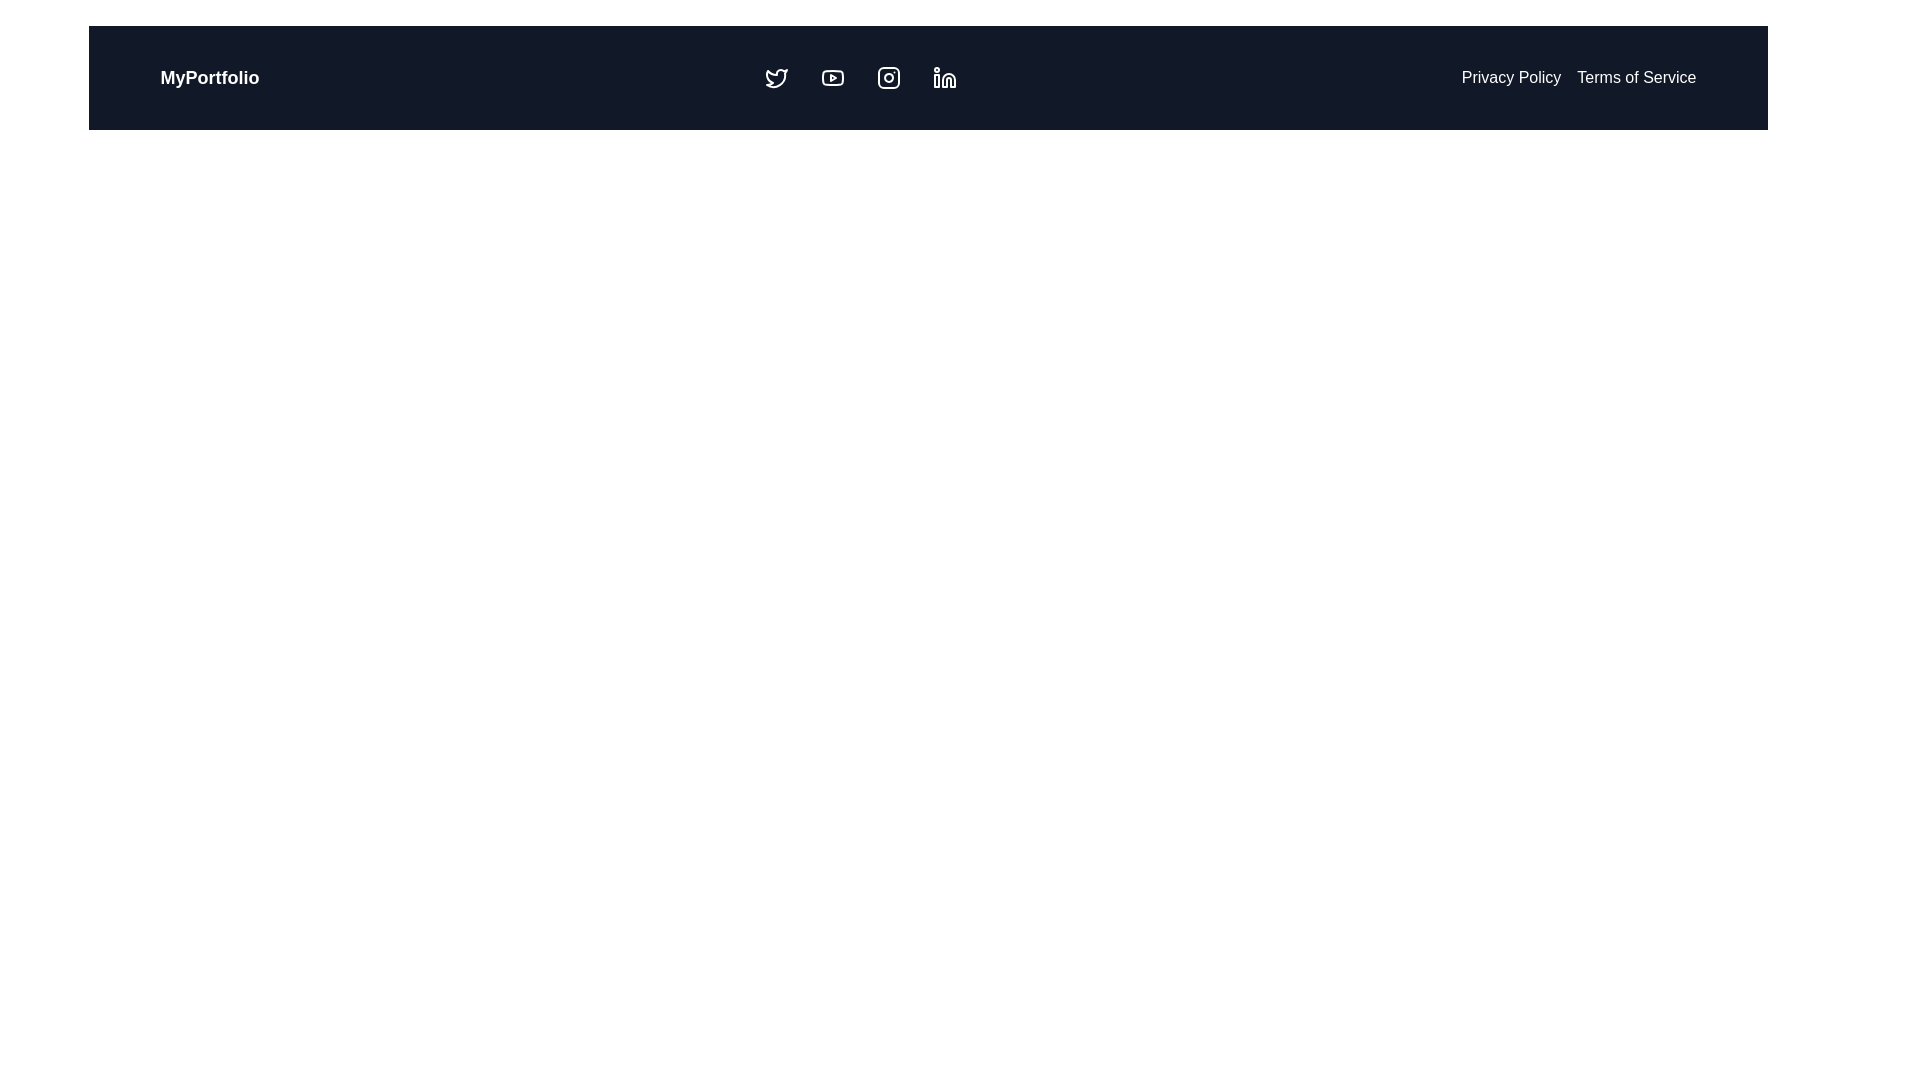 Image resolution: width=1920 pixels, height=1080 pixels. I want to click on the LinkedIn logo icon, which is a small clickable icon featuring a white 'in' symbol within a rounded square, located at the top-right corner of the interface, so click(943, 76).